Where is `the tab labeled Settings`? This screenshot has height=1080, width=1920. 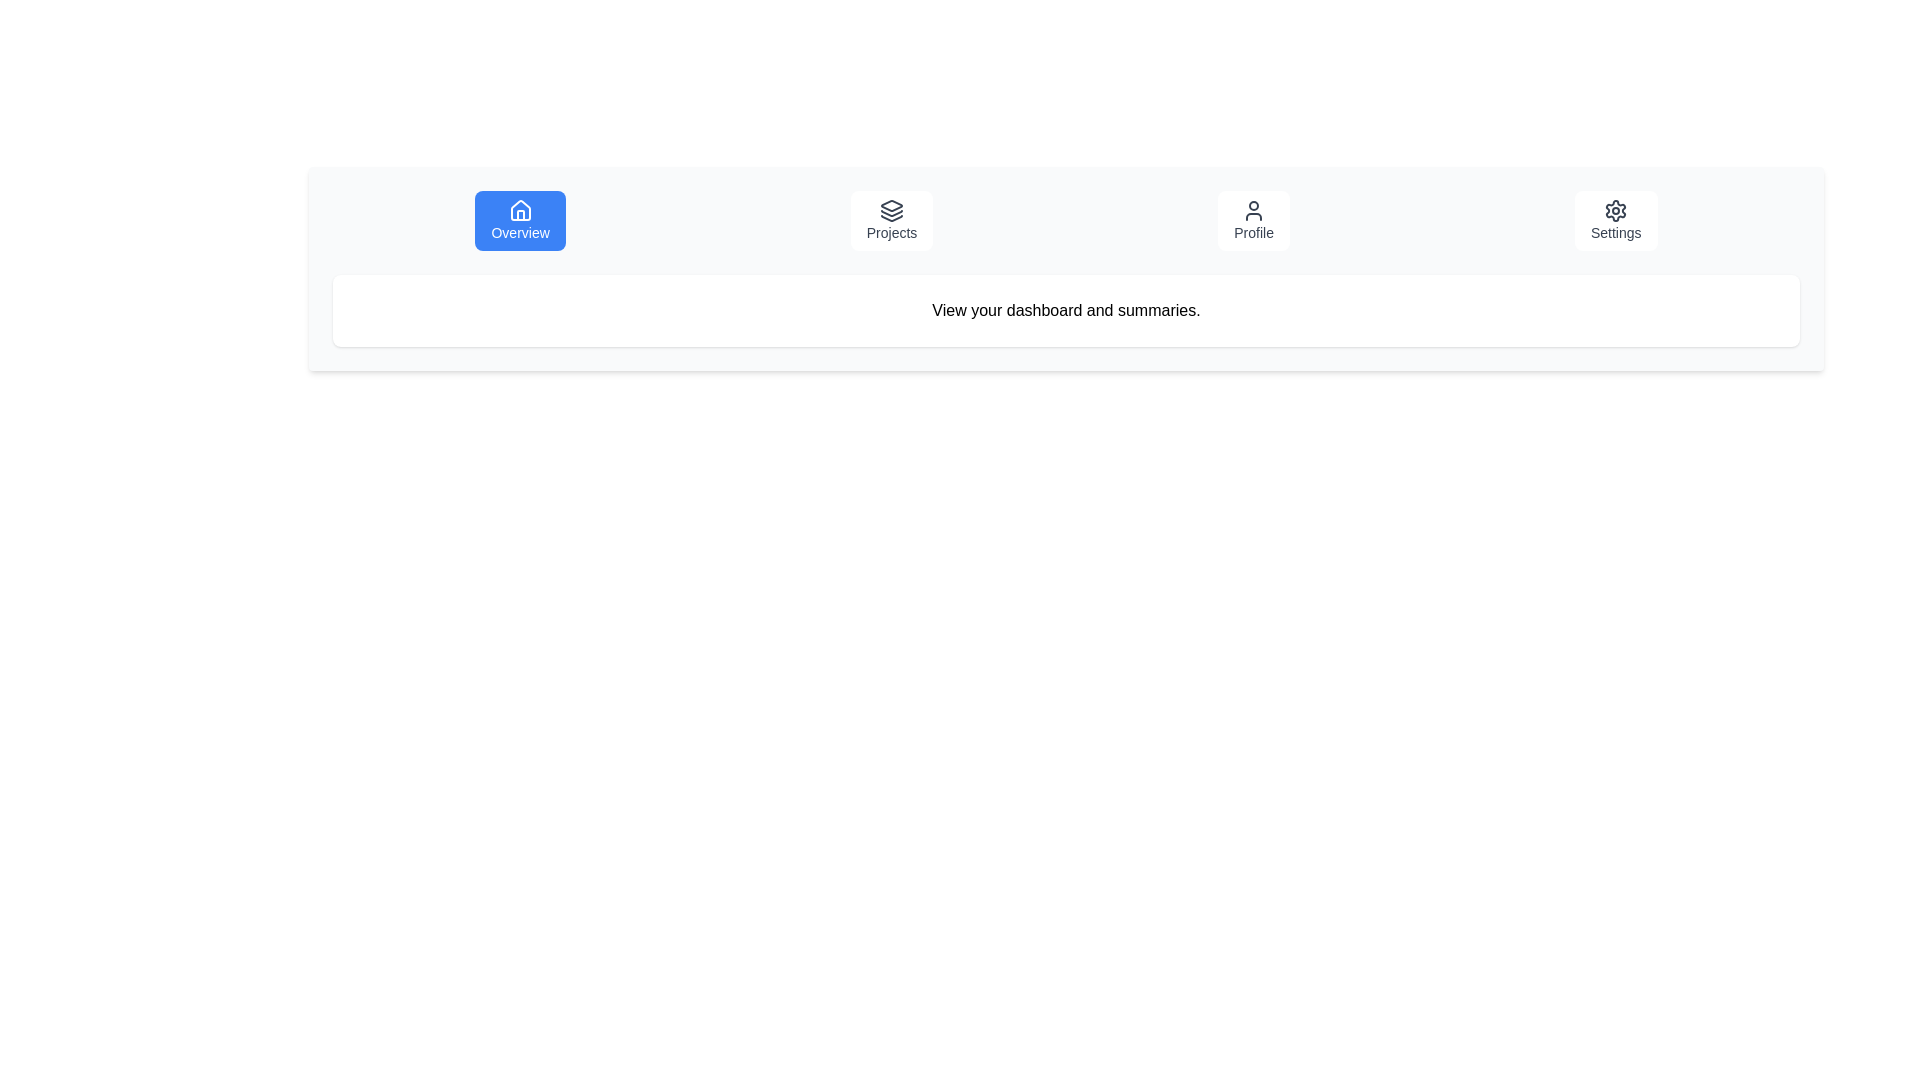 the tab labeled Settings is located at coordinates (1616, 220).